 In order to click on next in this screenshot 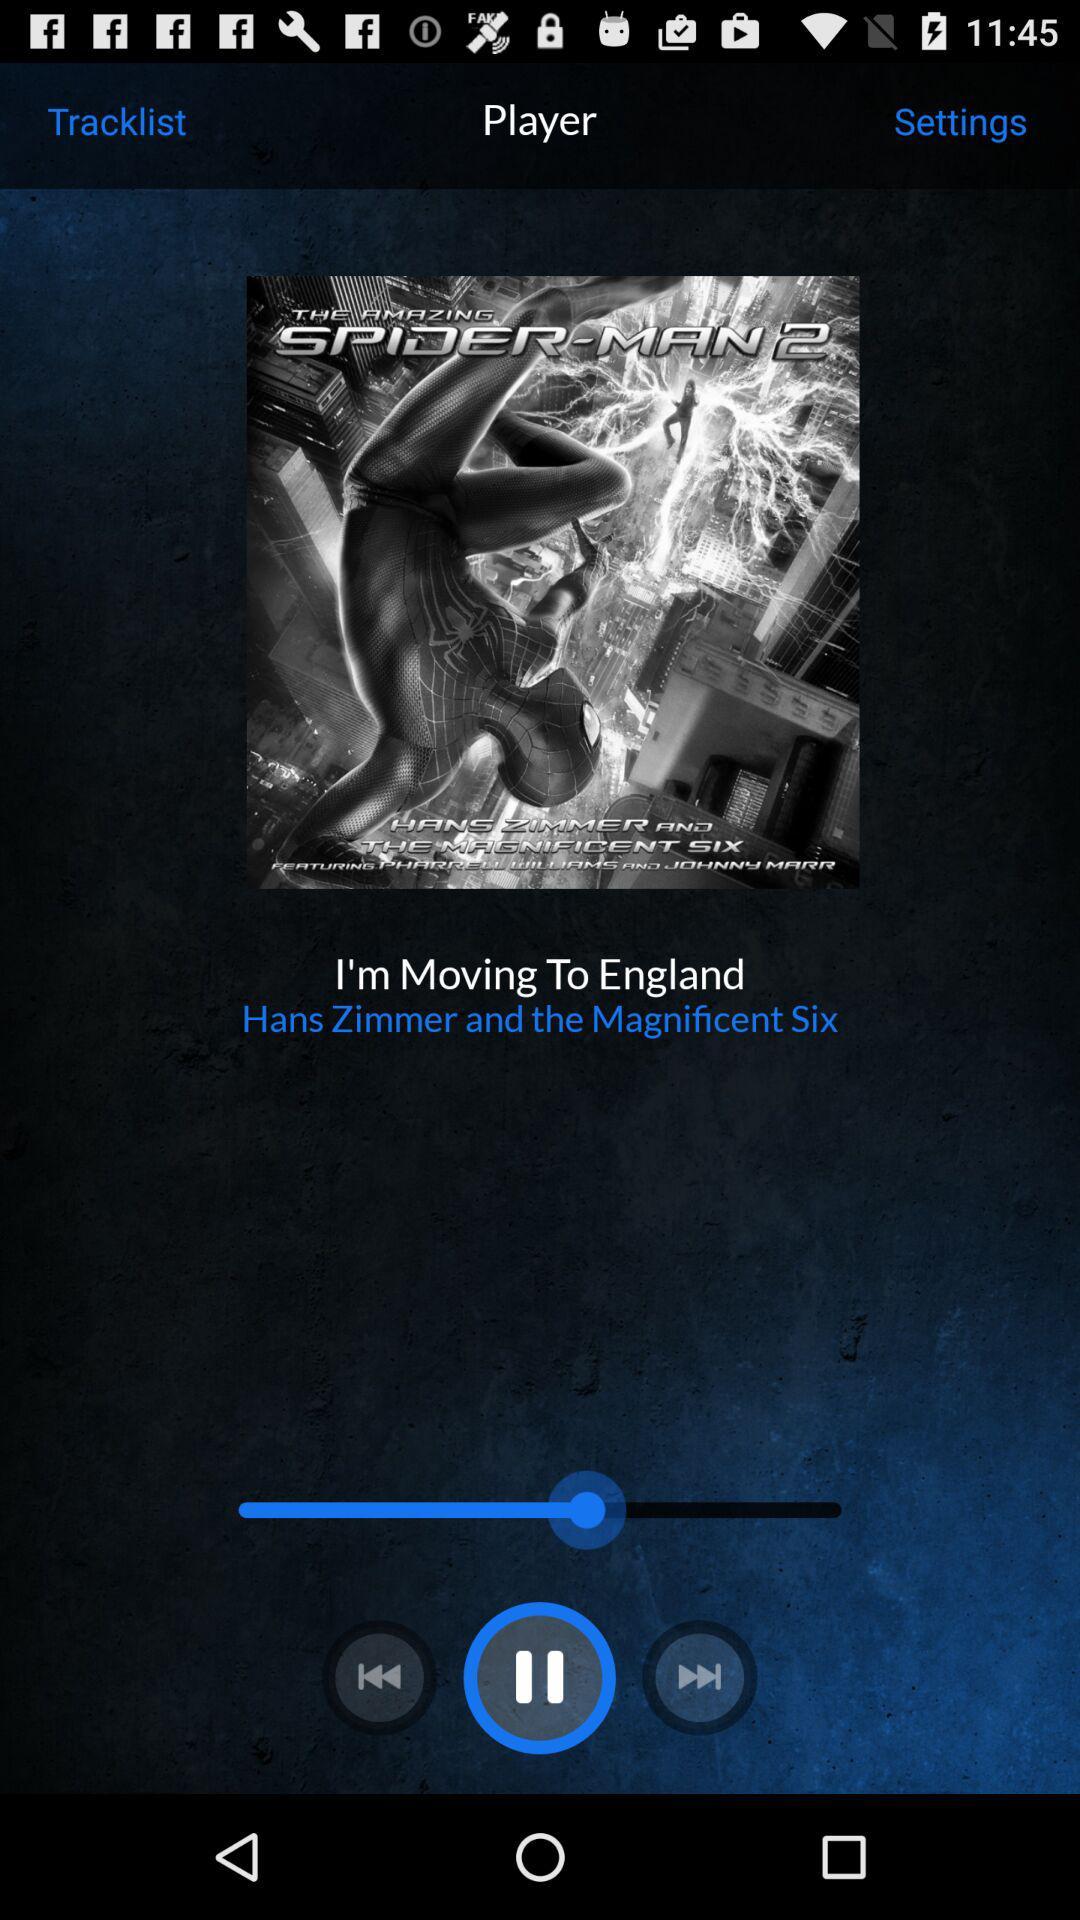, I will do `click(698, 1677)`.